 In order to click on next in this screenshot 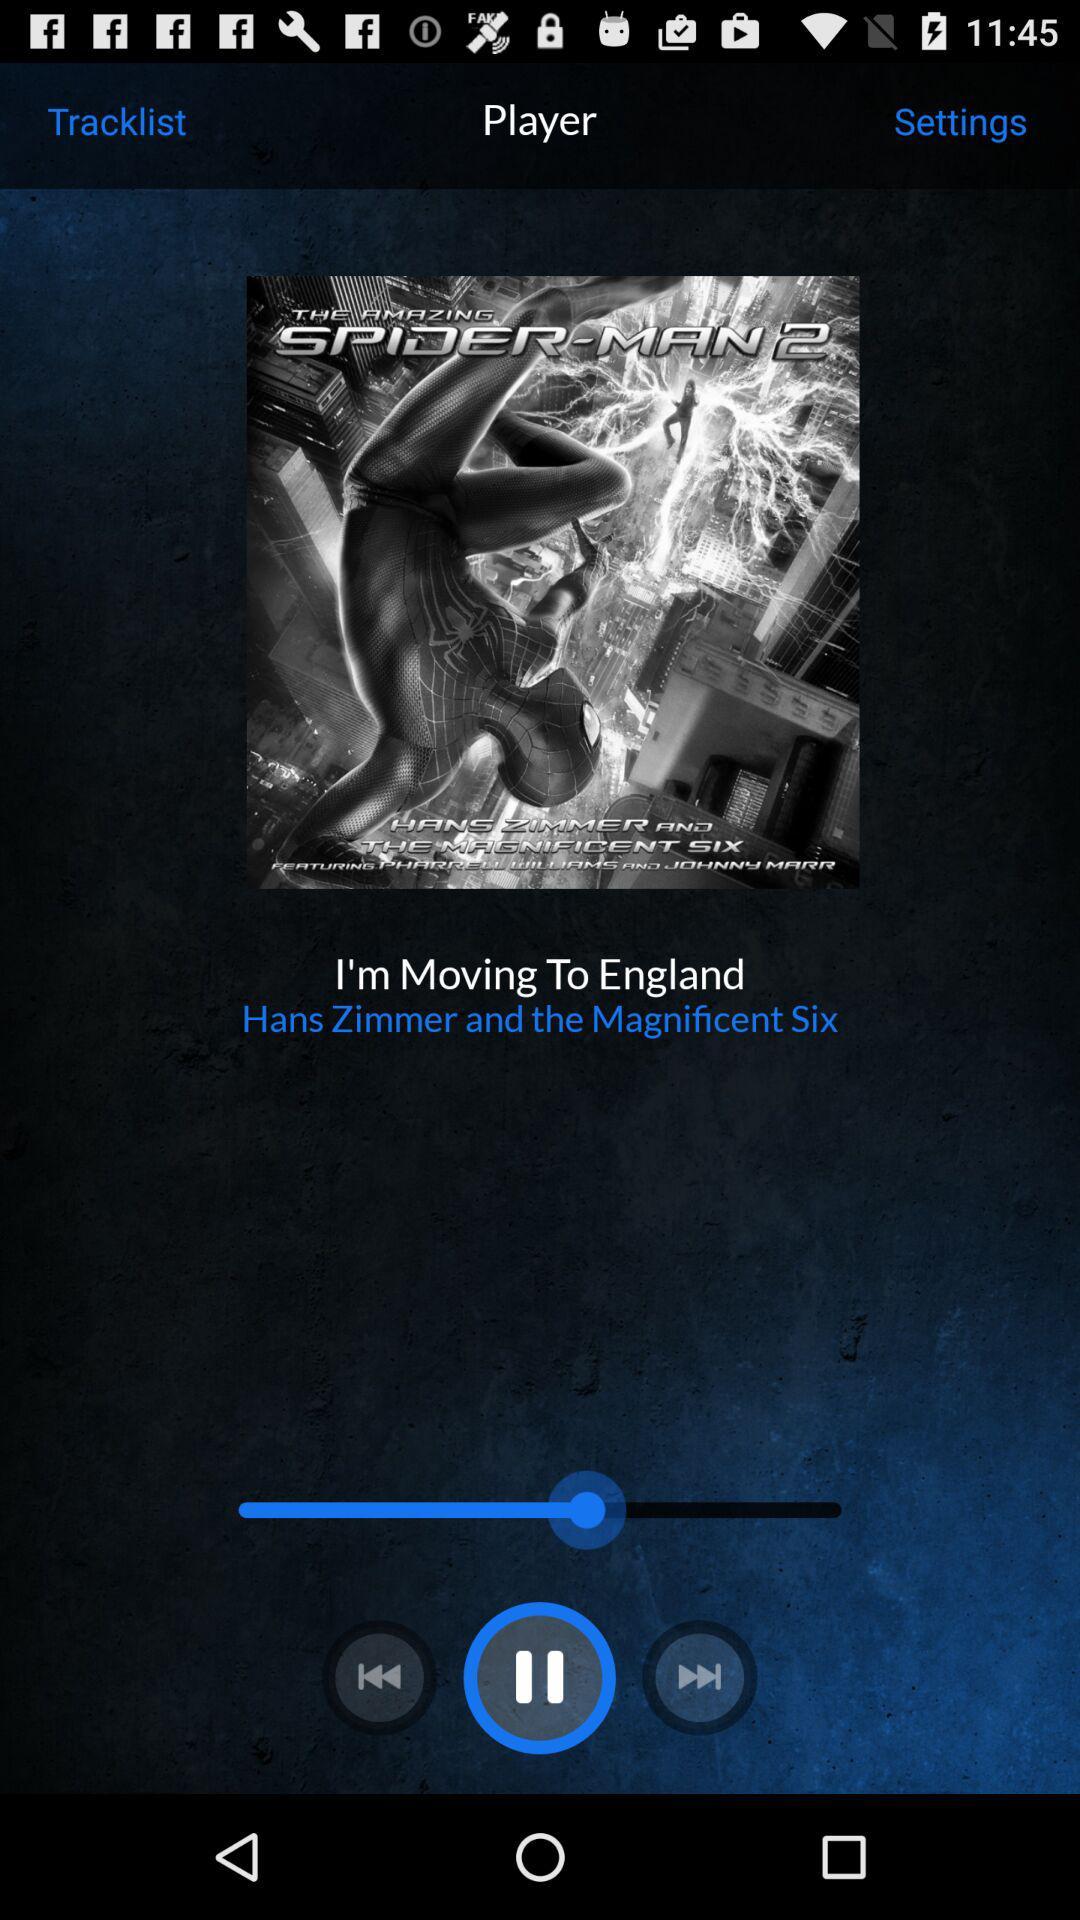, I will do `click(698, 1677)`.